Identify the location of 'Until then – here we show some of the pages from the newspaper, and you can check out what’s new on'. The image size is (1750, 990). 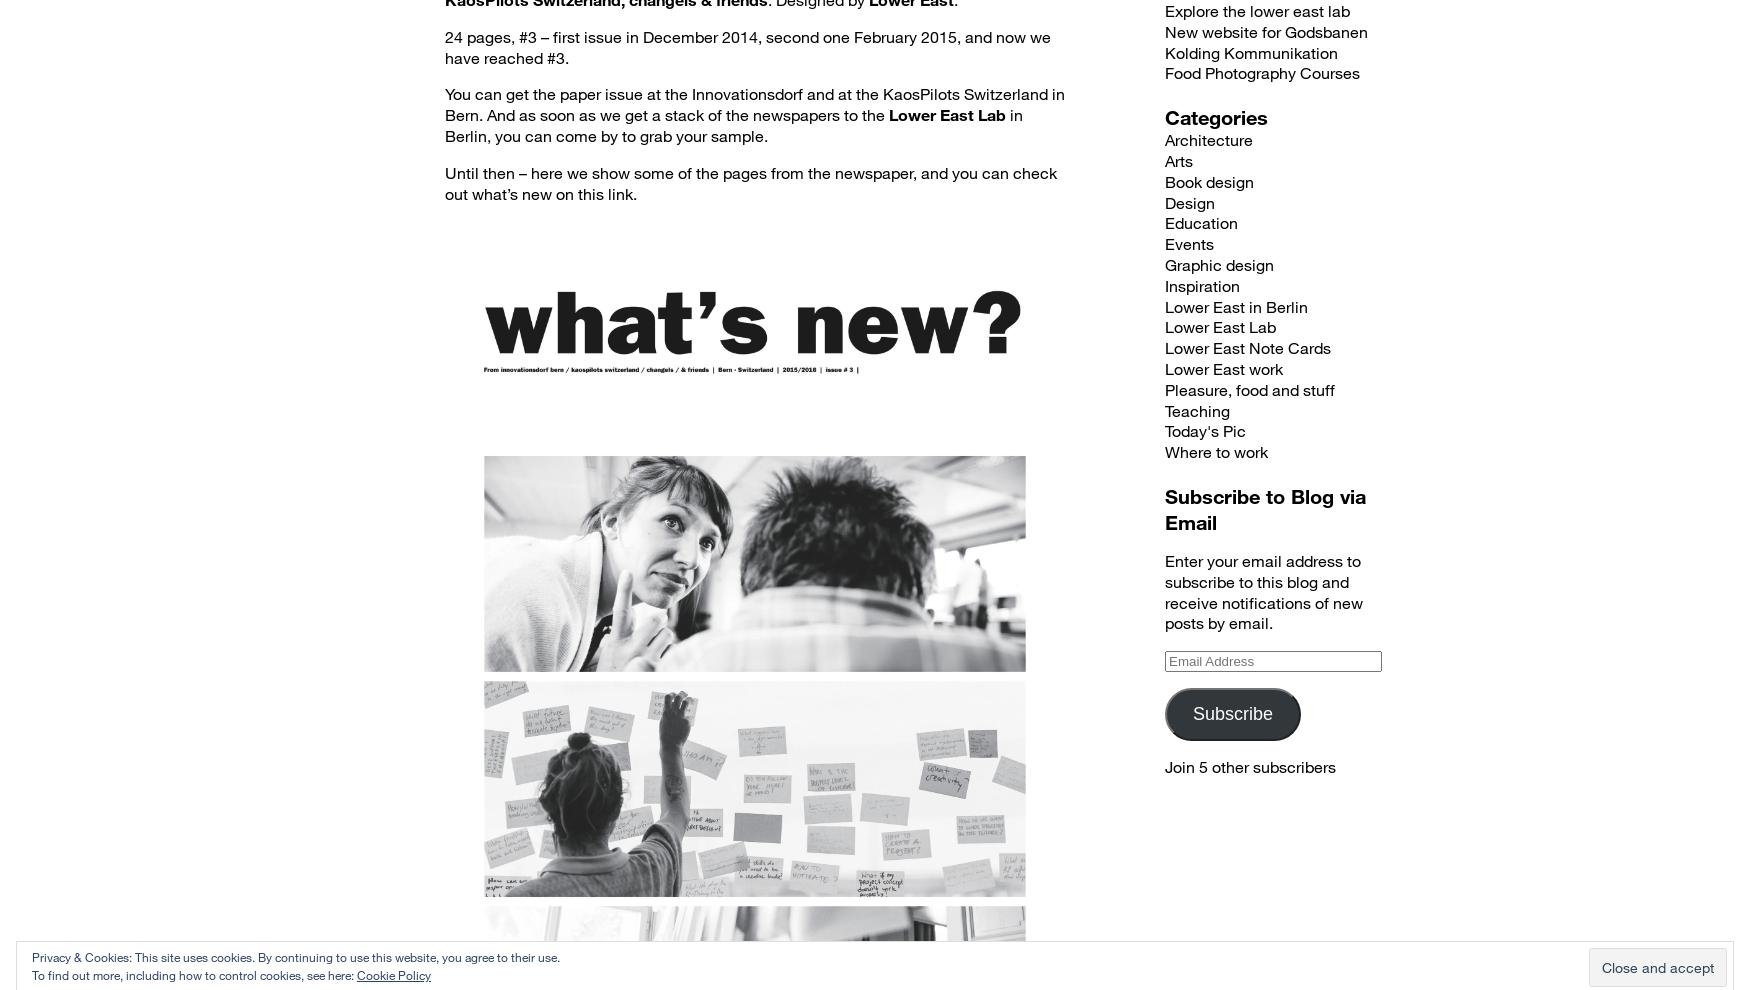
(750, 181).